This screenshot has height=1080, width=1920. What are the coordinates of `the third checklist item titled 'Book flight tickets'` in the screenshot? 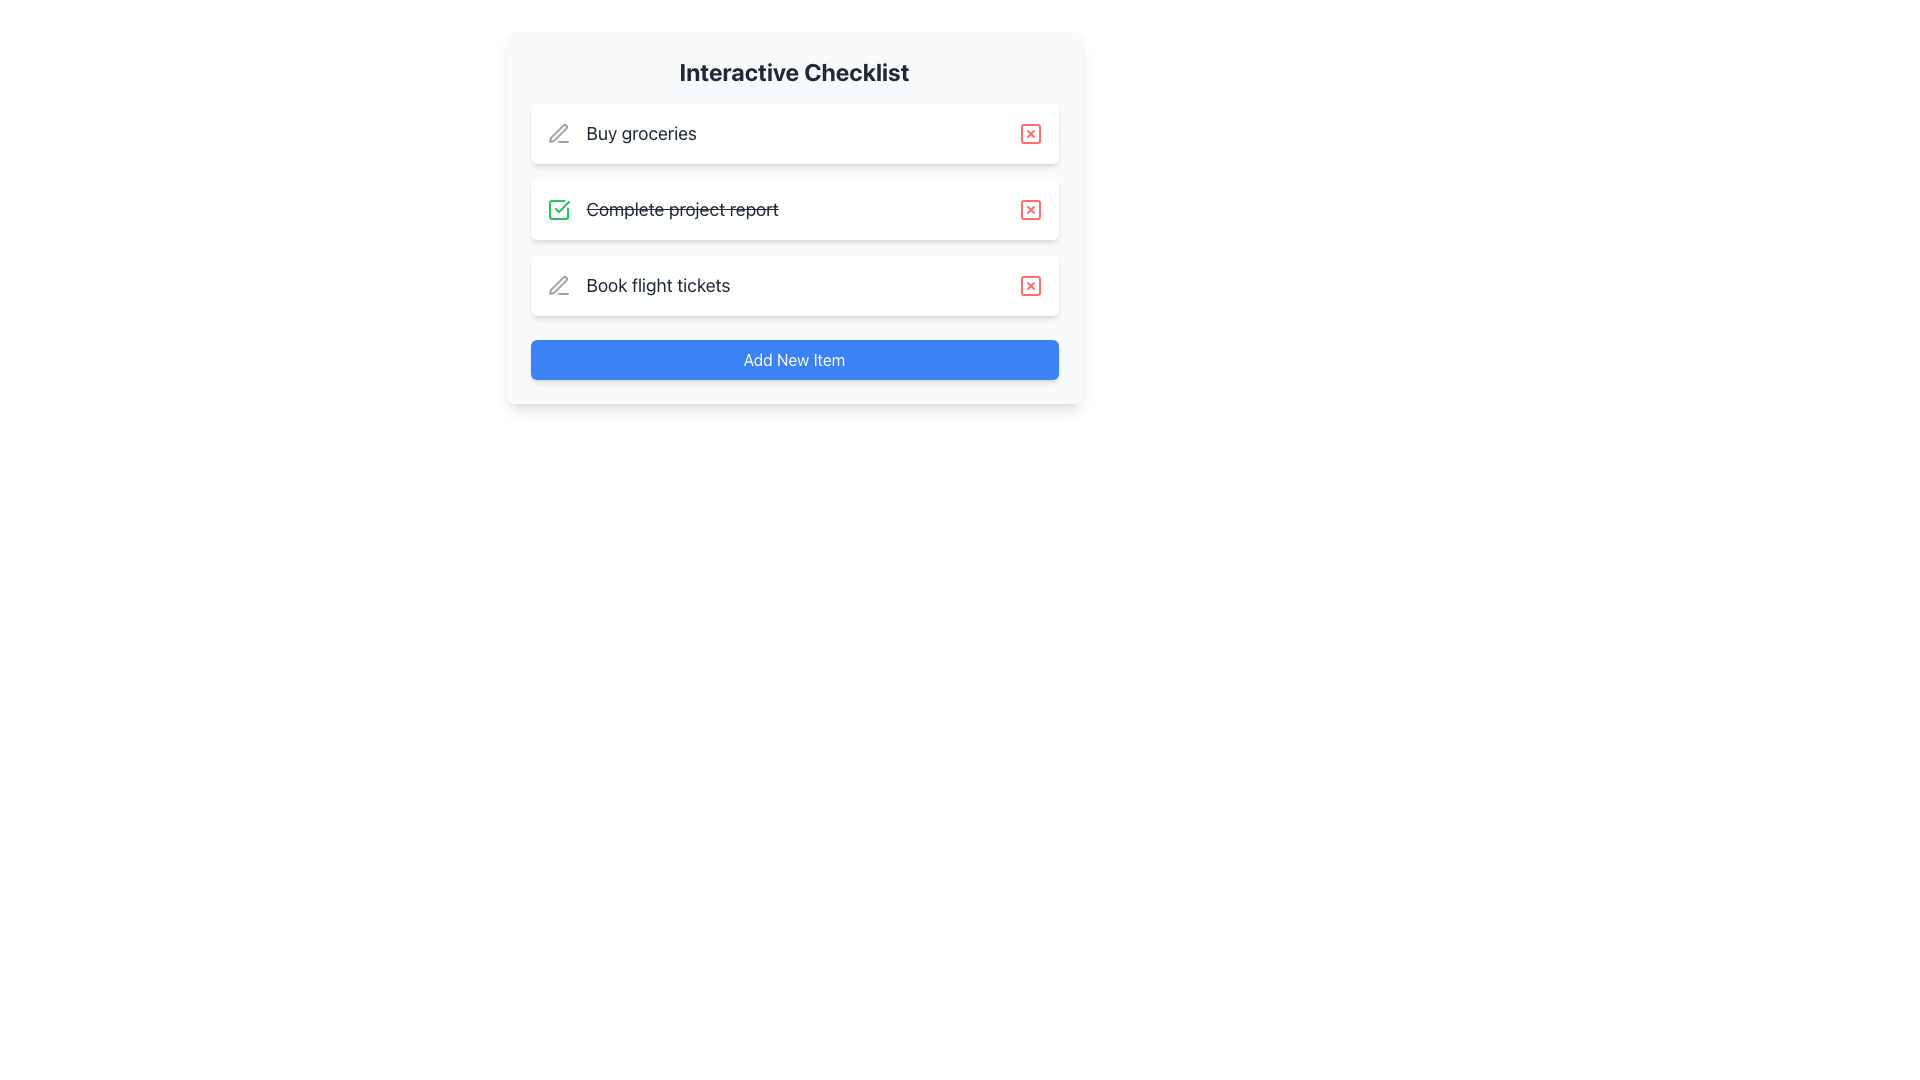 It's located at (637, 285).